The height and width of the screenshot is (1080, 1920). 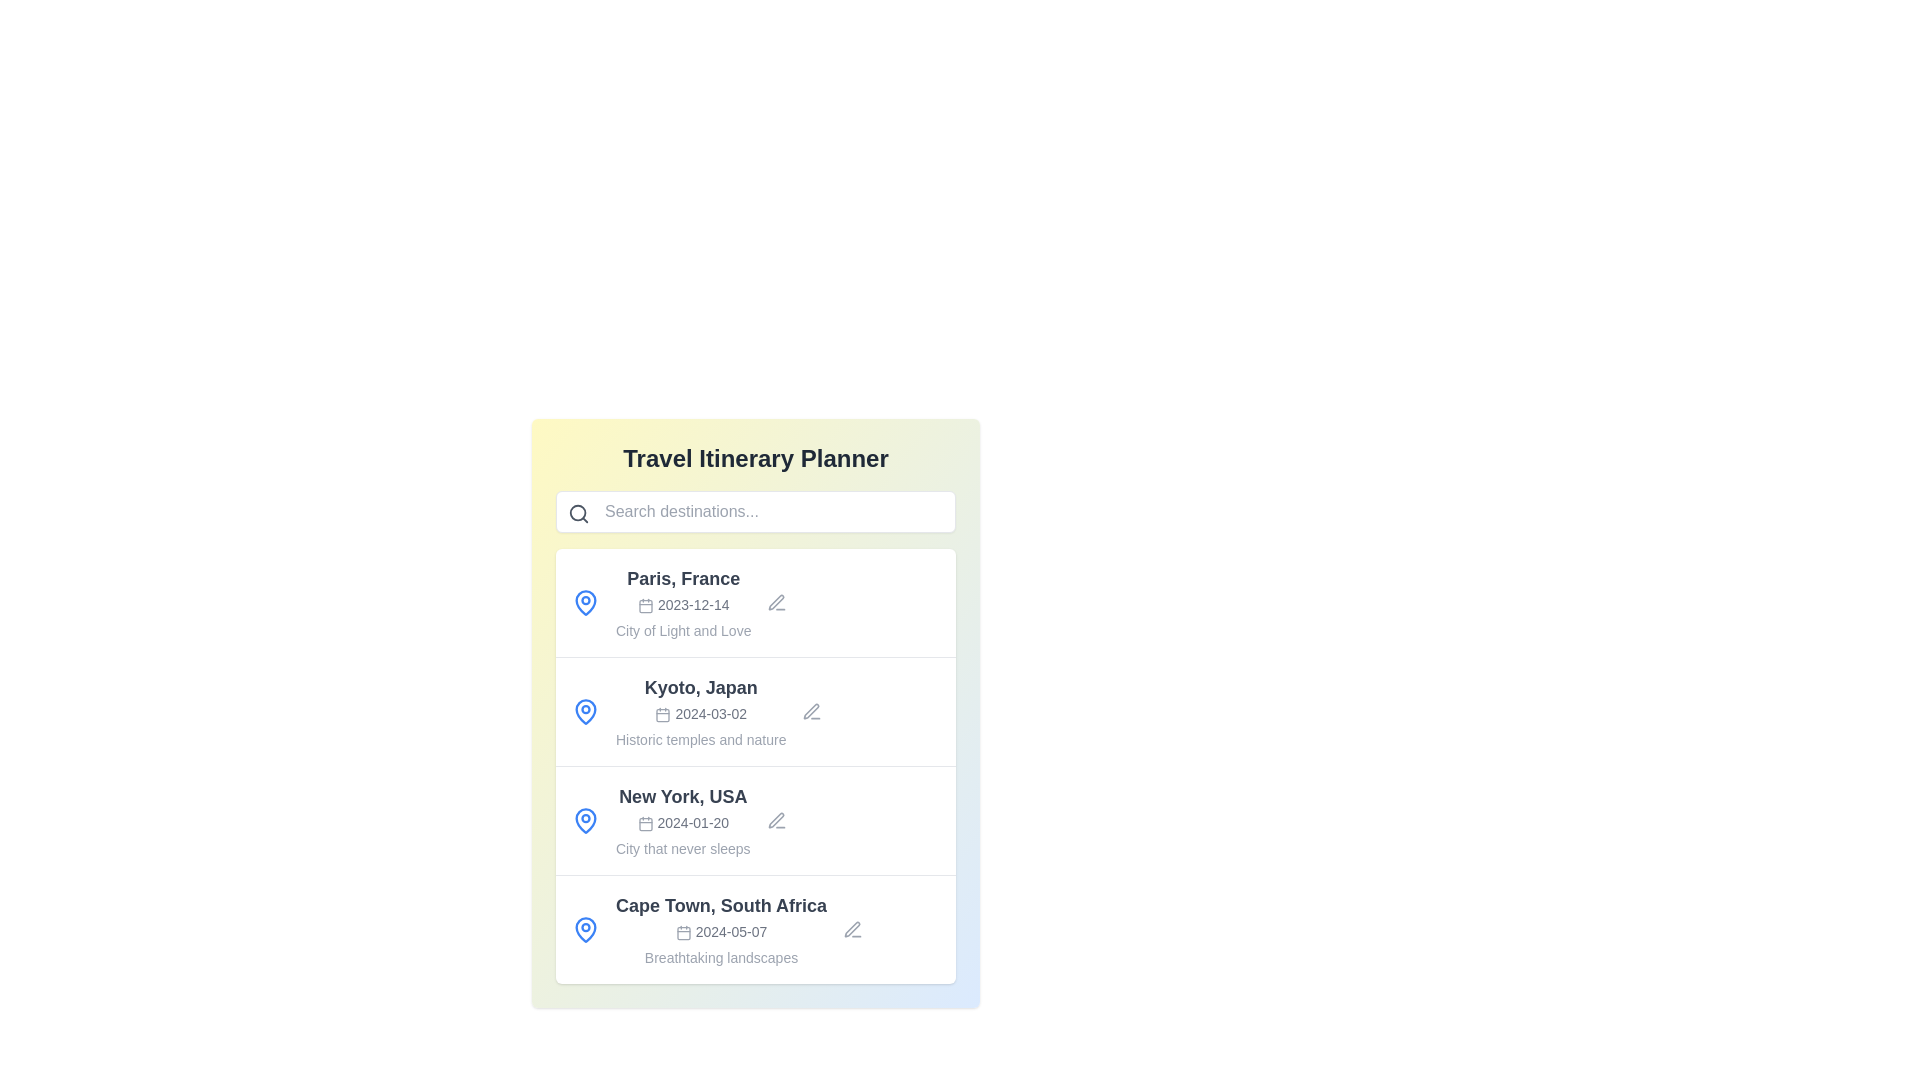 What do you see at coordinates (754, 601) in the screenshot?
I see `the icons related to the travel destination 'Paris, France' for additional actions in the travel itinerary planner interface` at bounding box center [754, 601].